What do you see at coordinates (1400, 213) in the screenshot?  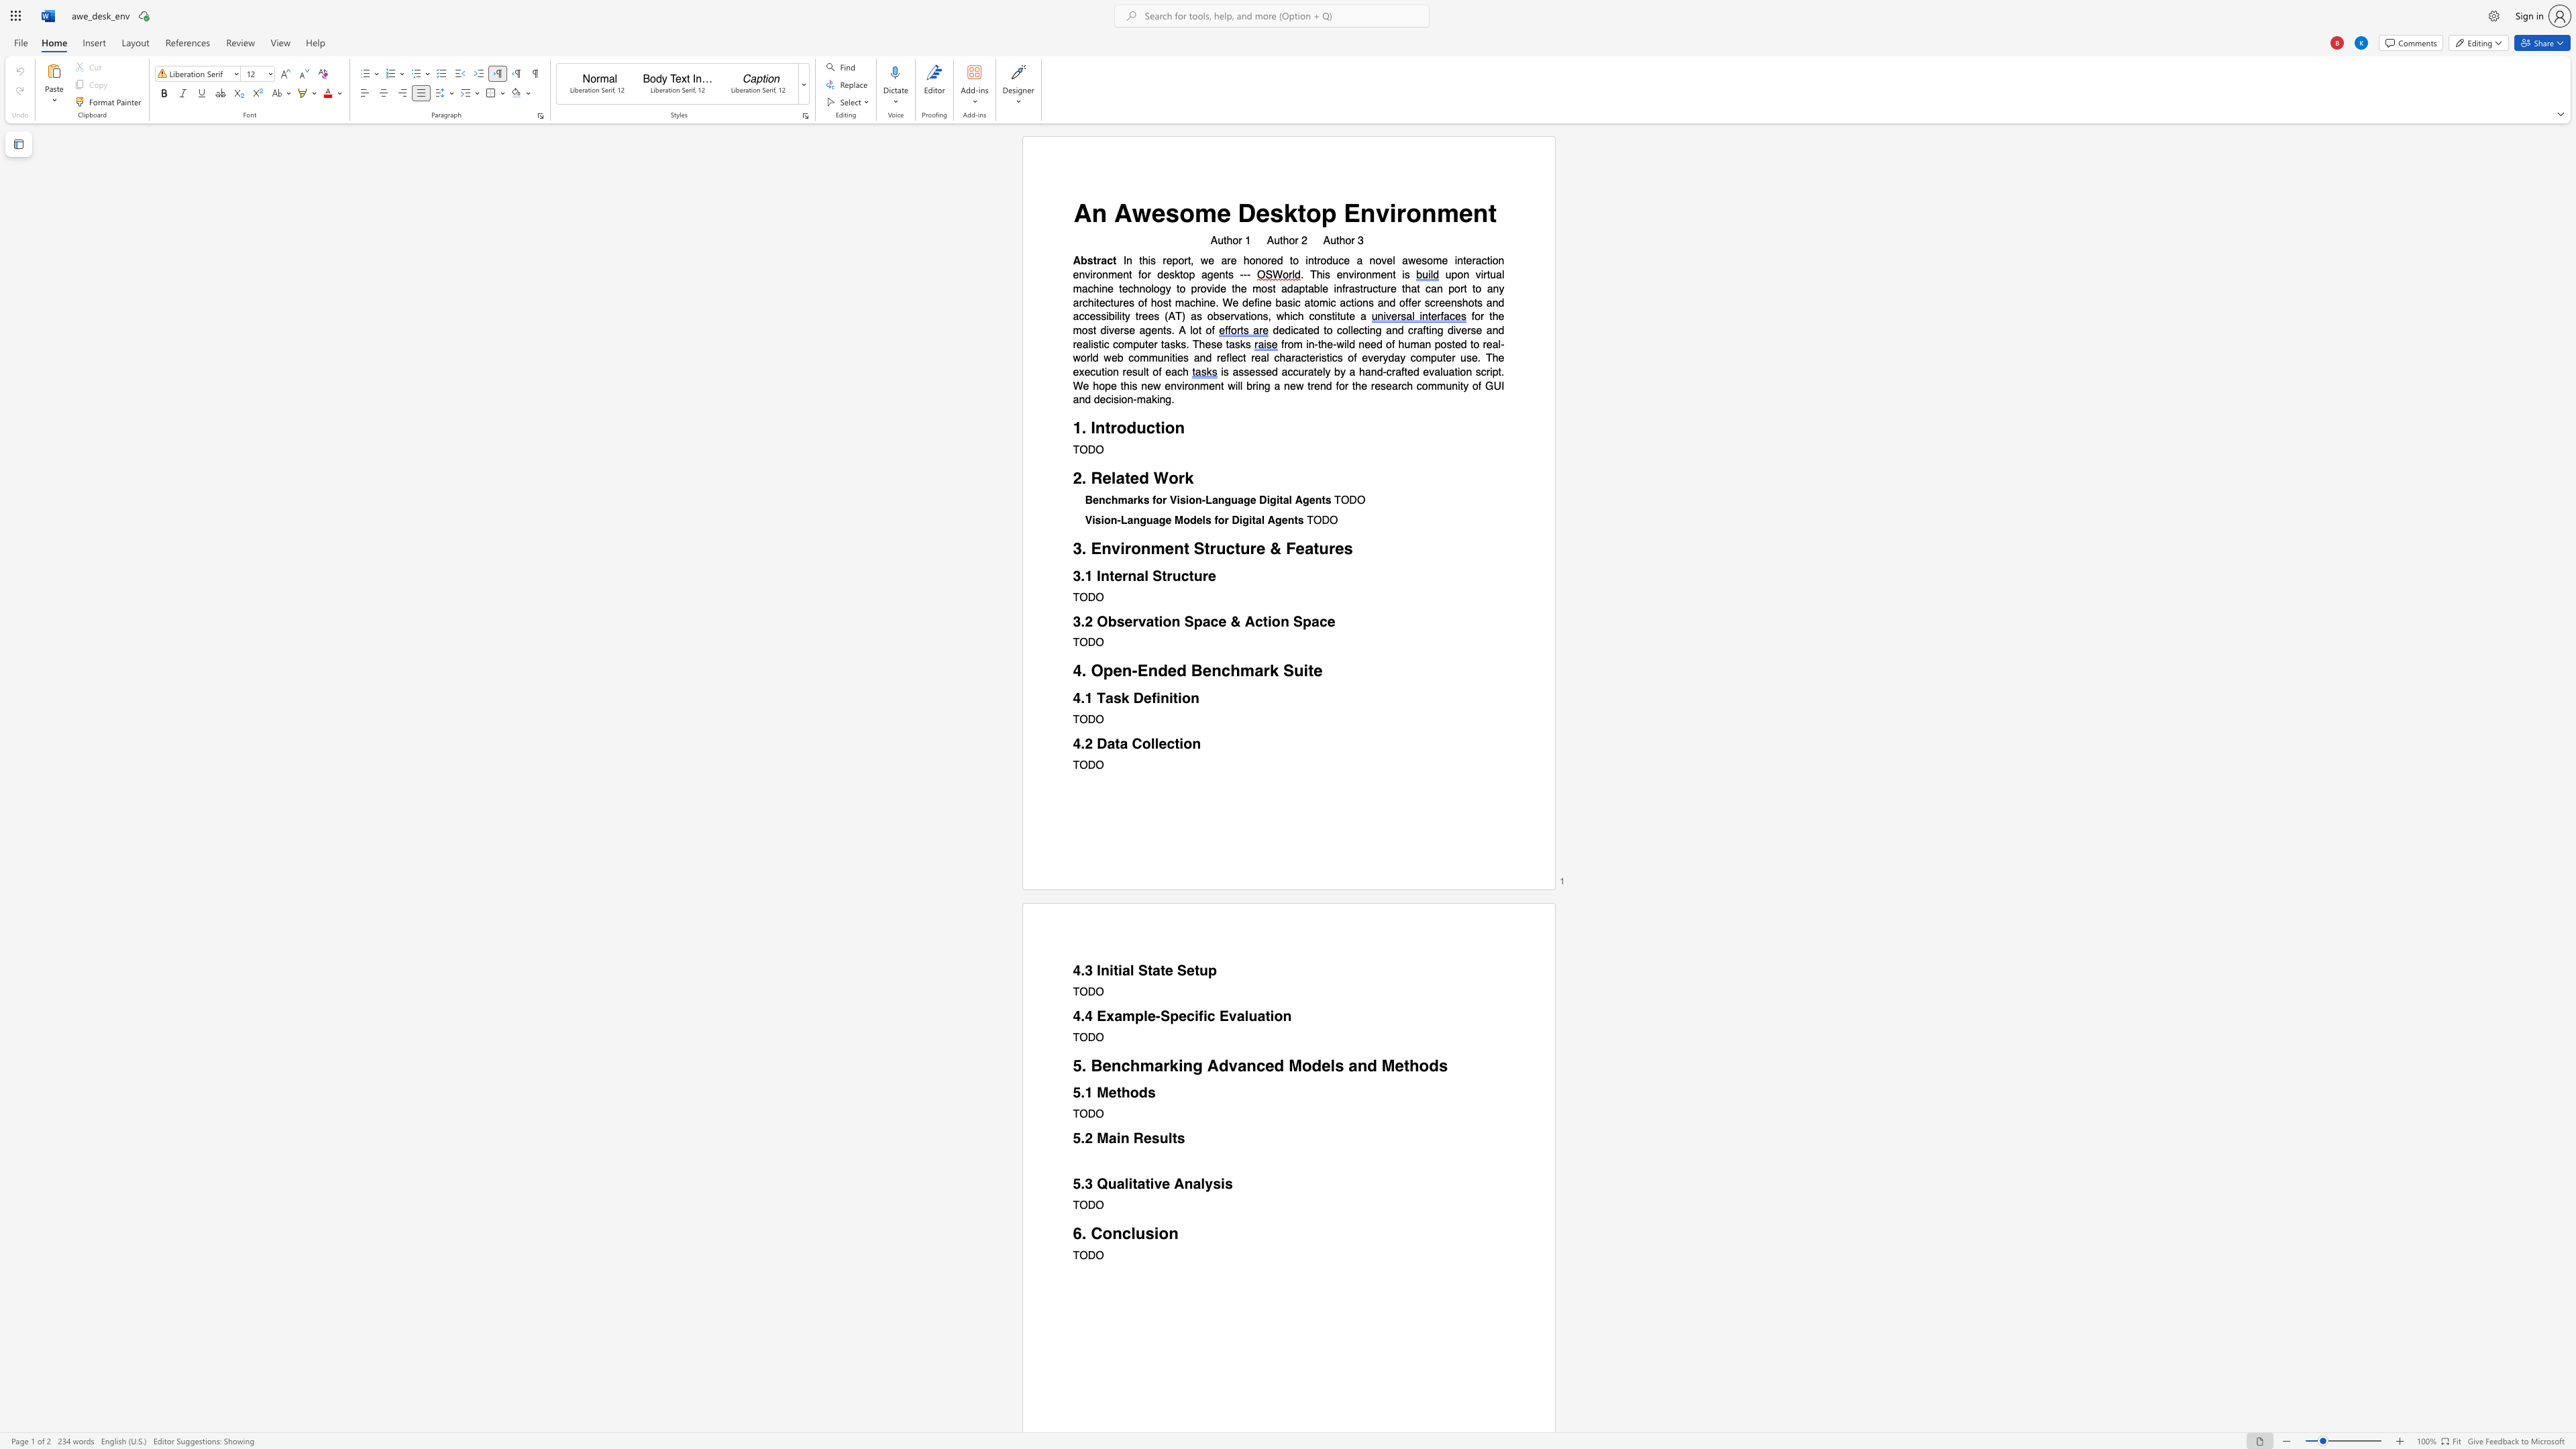 I see `the 1th character "r" in the text` at bounding box center [1400, 213].